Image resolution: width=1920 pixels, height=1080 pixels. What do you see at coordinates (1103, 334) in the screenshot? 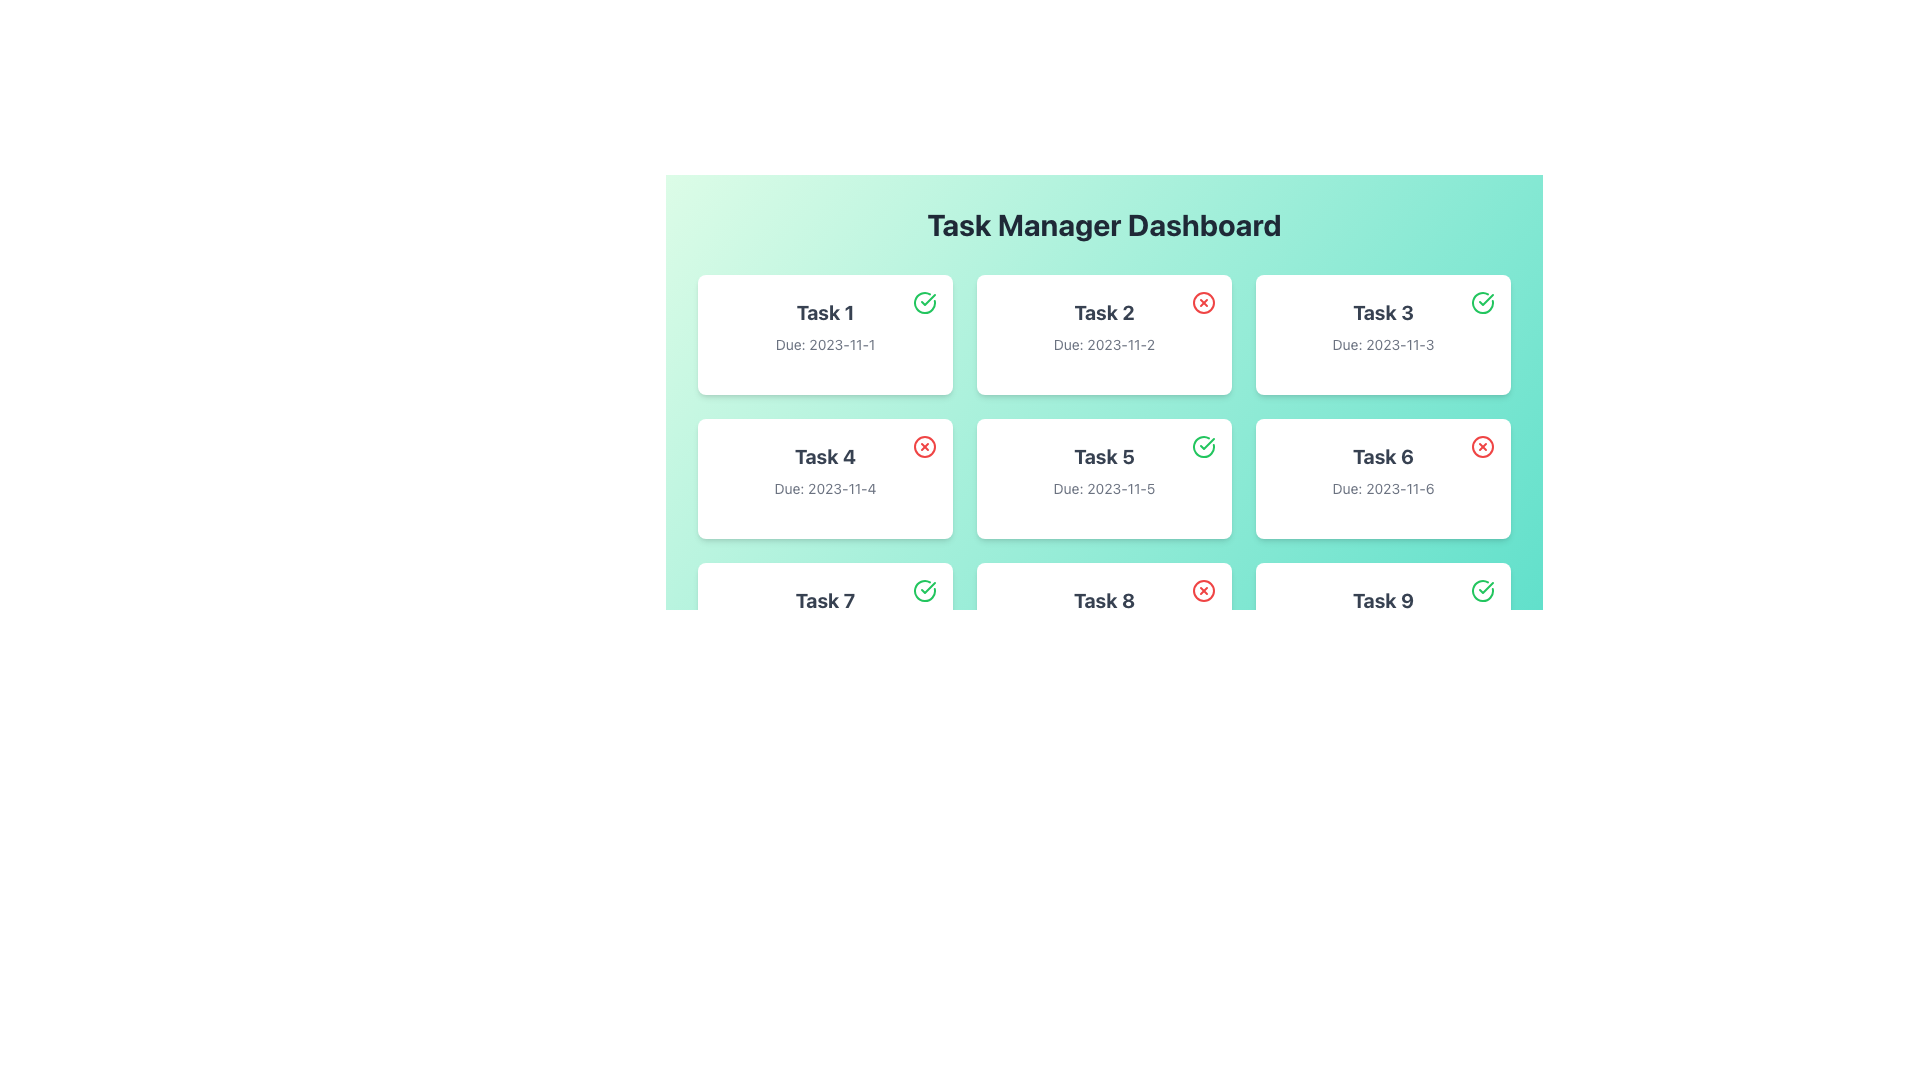
I see `the second task card in the task management system, which displays task information such as name and due date` at bounding box center [1103, 334].